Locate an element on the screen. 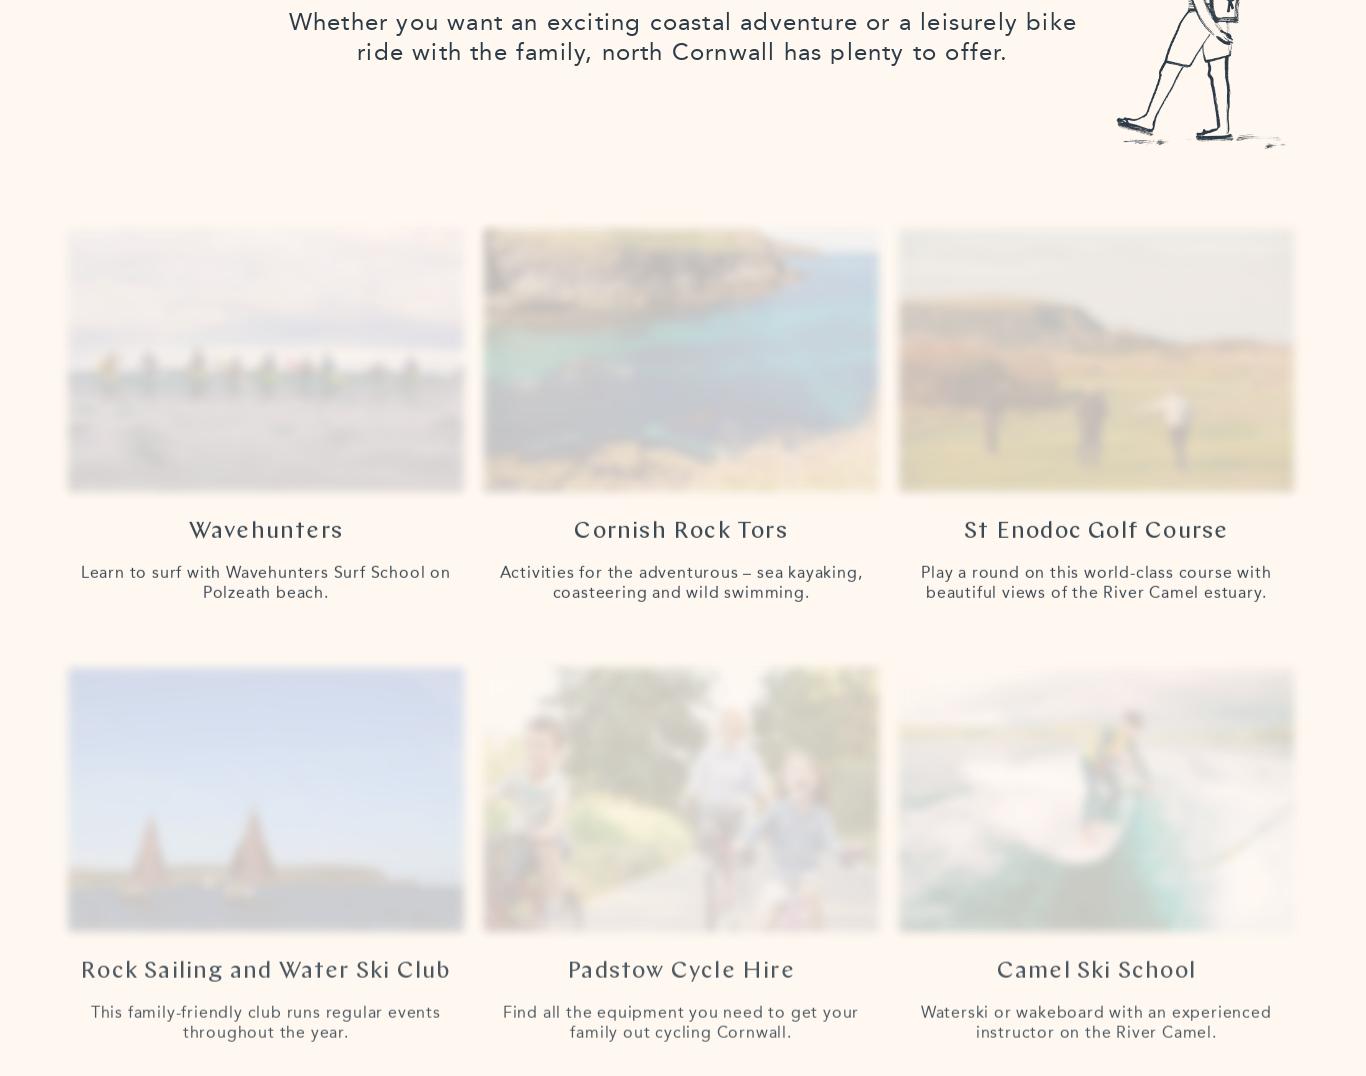 The width and height of the screenshot is (1366, 1076). 'Padstow Cycle Hire' is located at coordinates (679, 960).